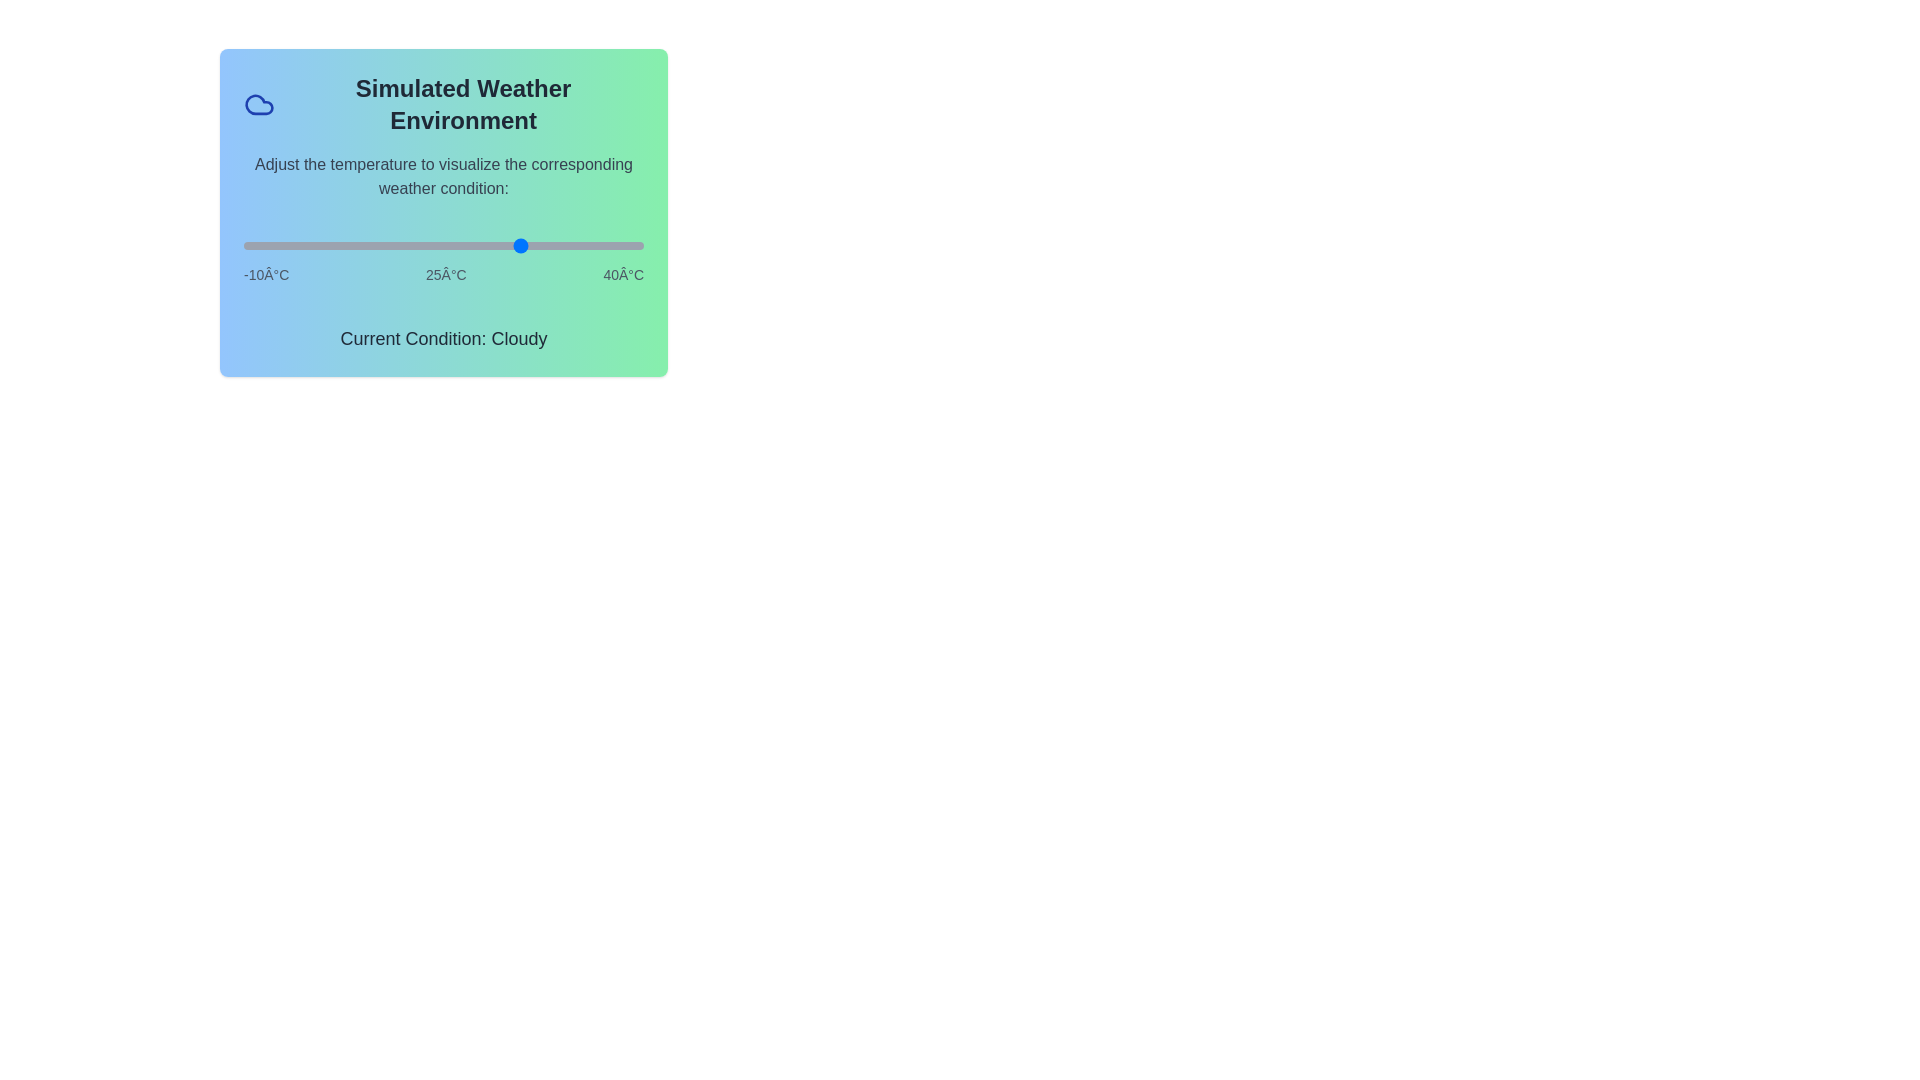  I want to click on the temperature slider to 26 degrees Celsius, so click(532, 245).